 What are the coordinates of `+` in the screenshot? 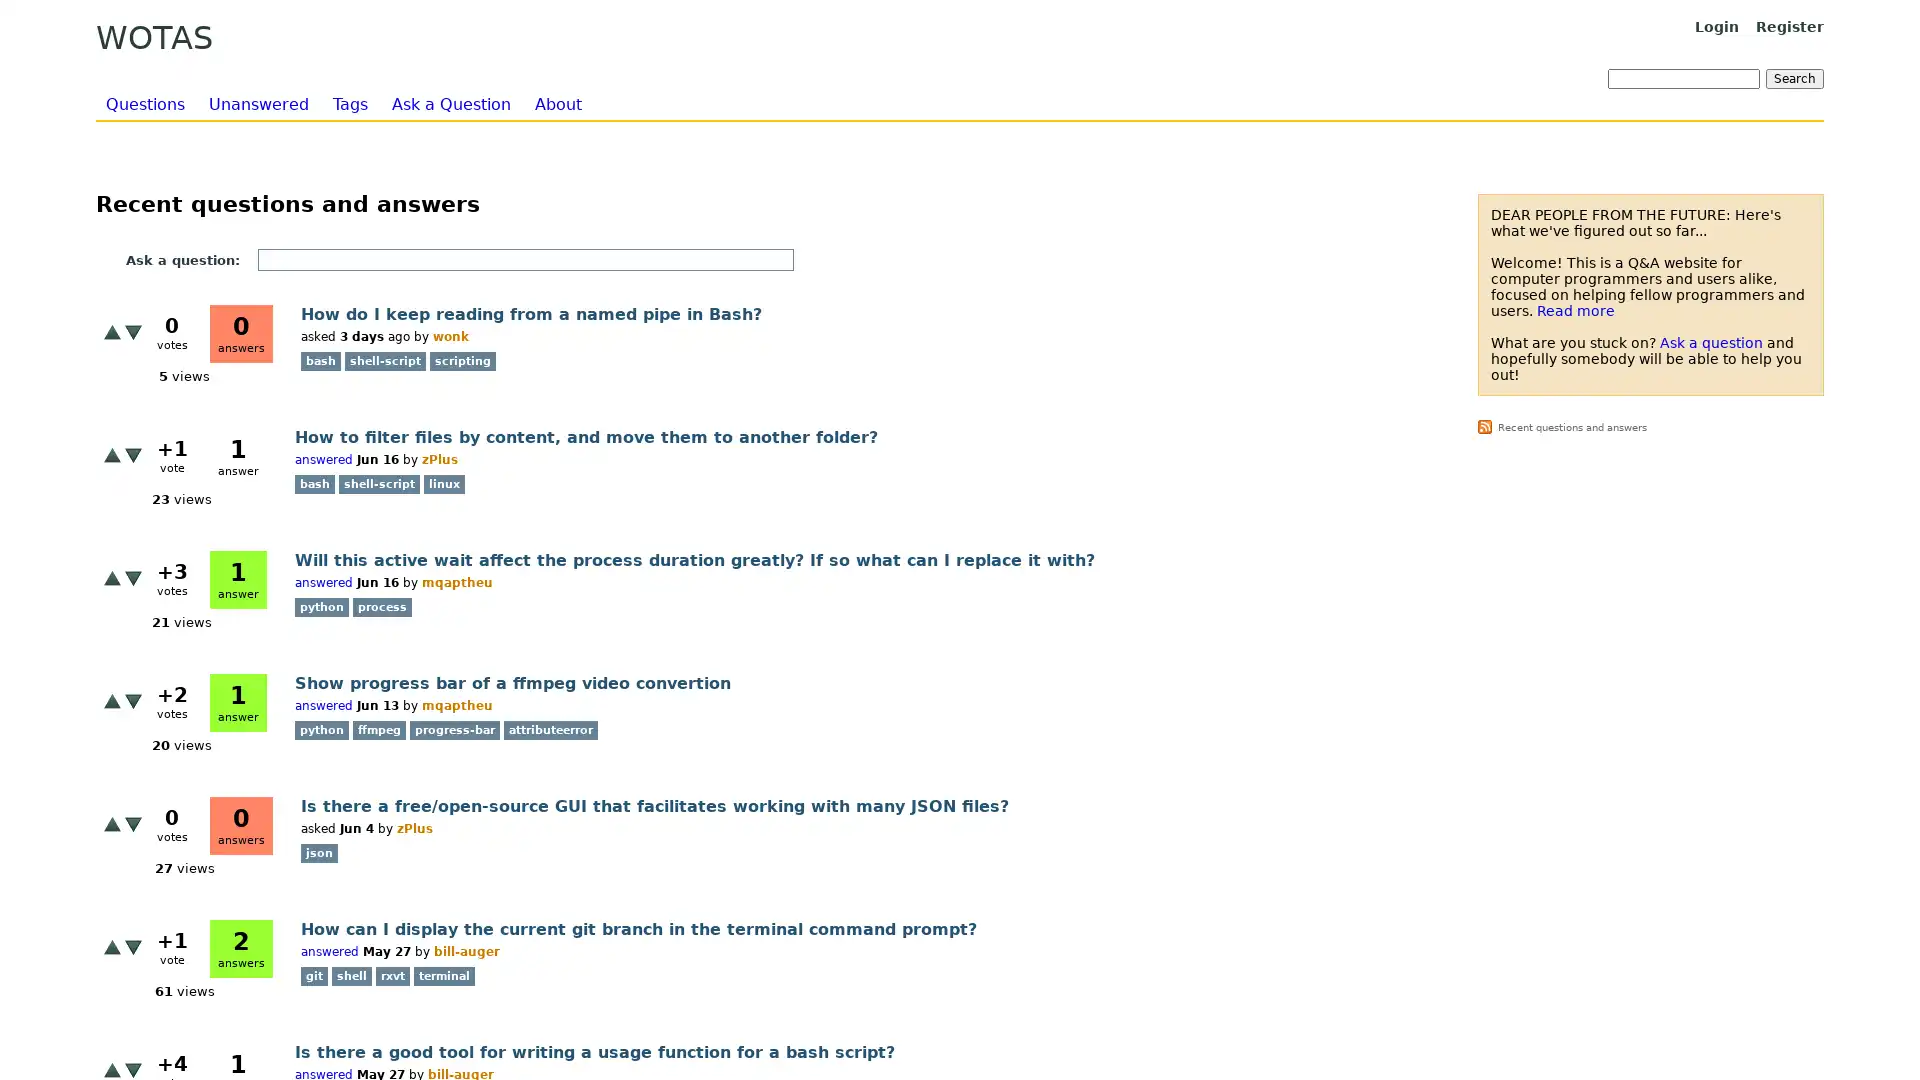 It's located at (111, 824).